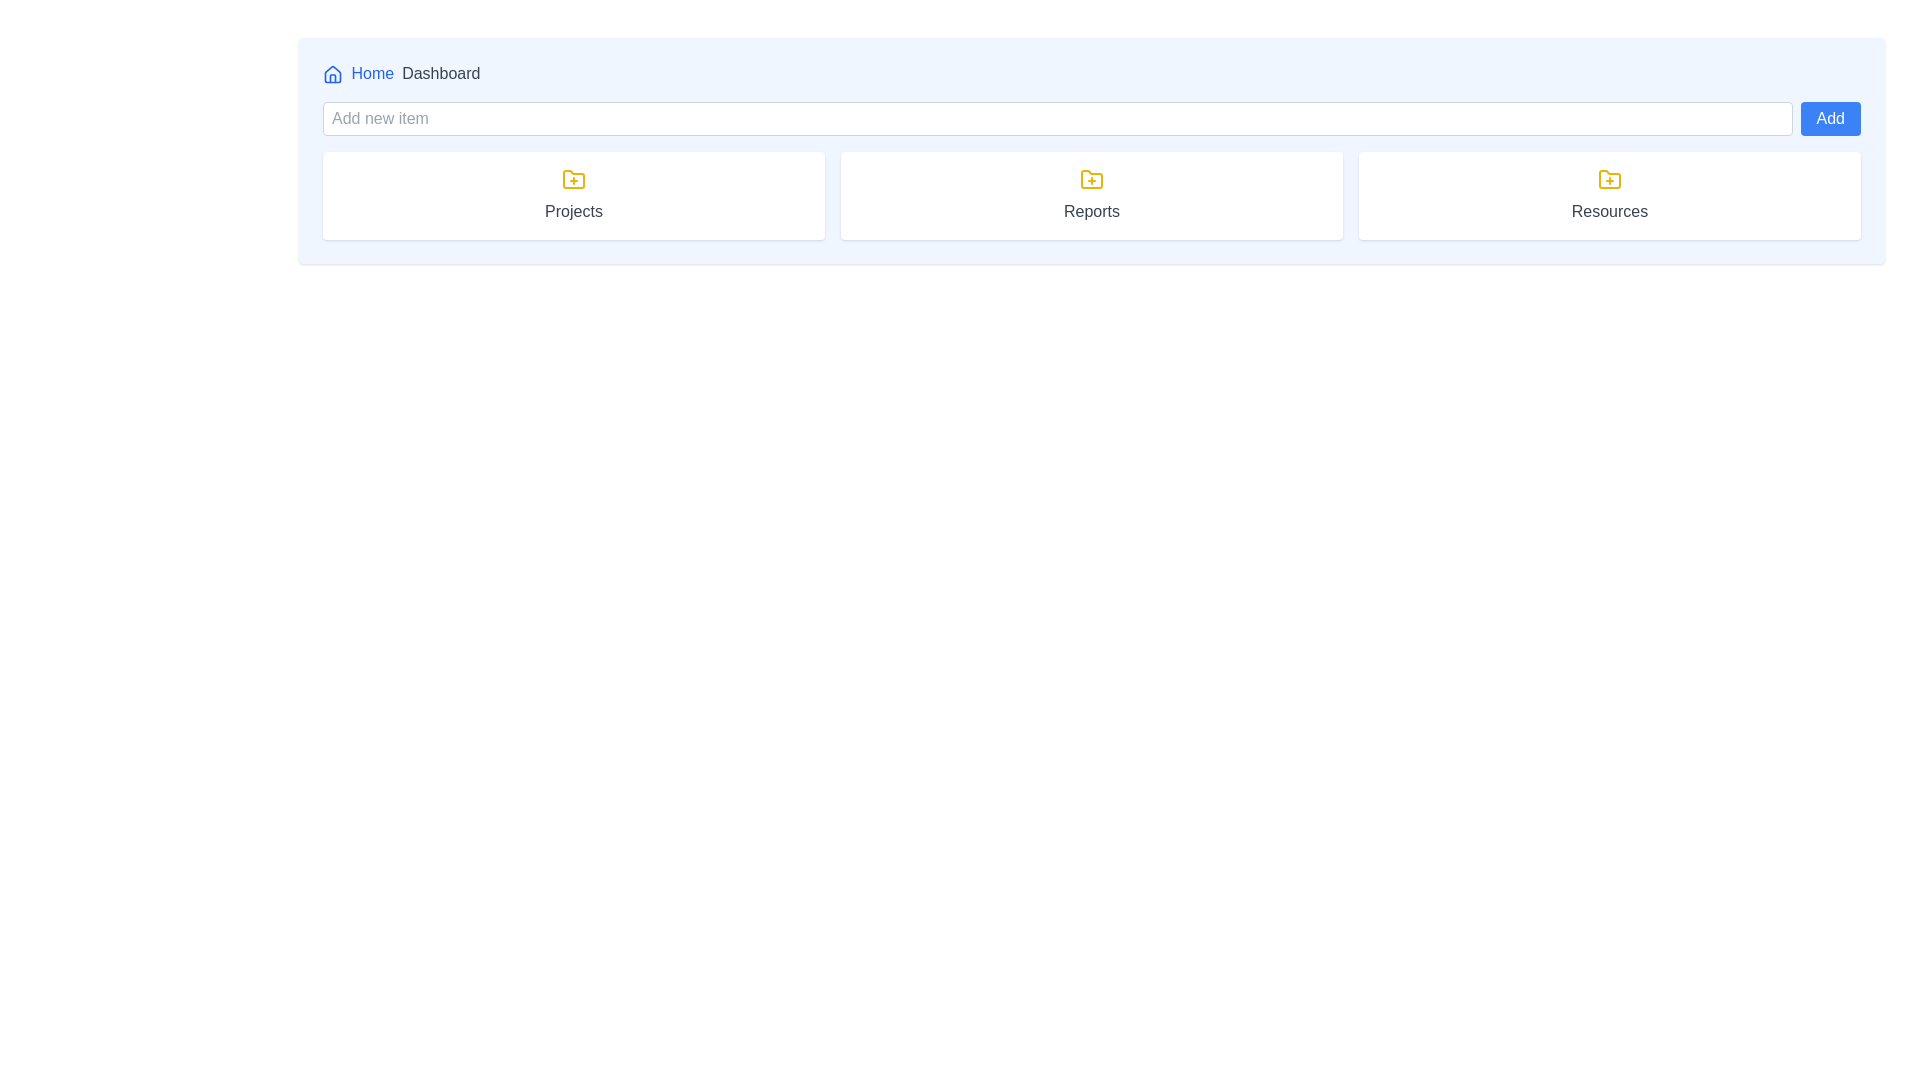 This screenshot has width=1920, height=1080. I want to click on the 'Projects' icon located above the text 'Projects' in the leftmost card, so click(573, 180).